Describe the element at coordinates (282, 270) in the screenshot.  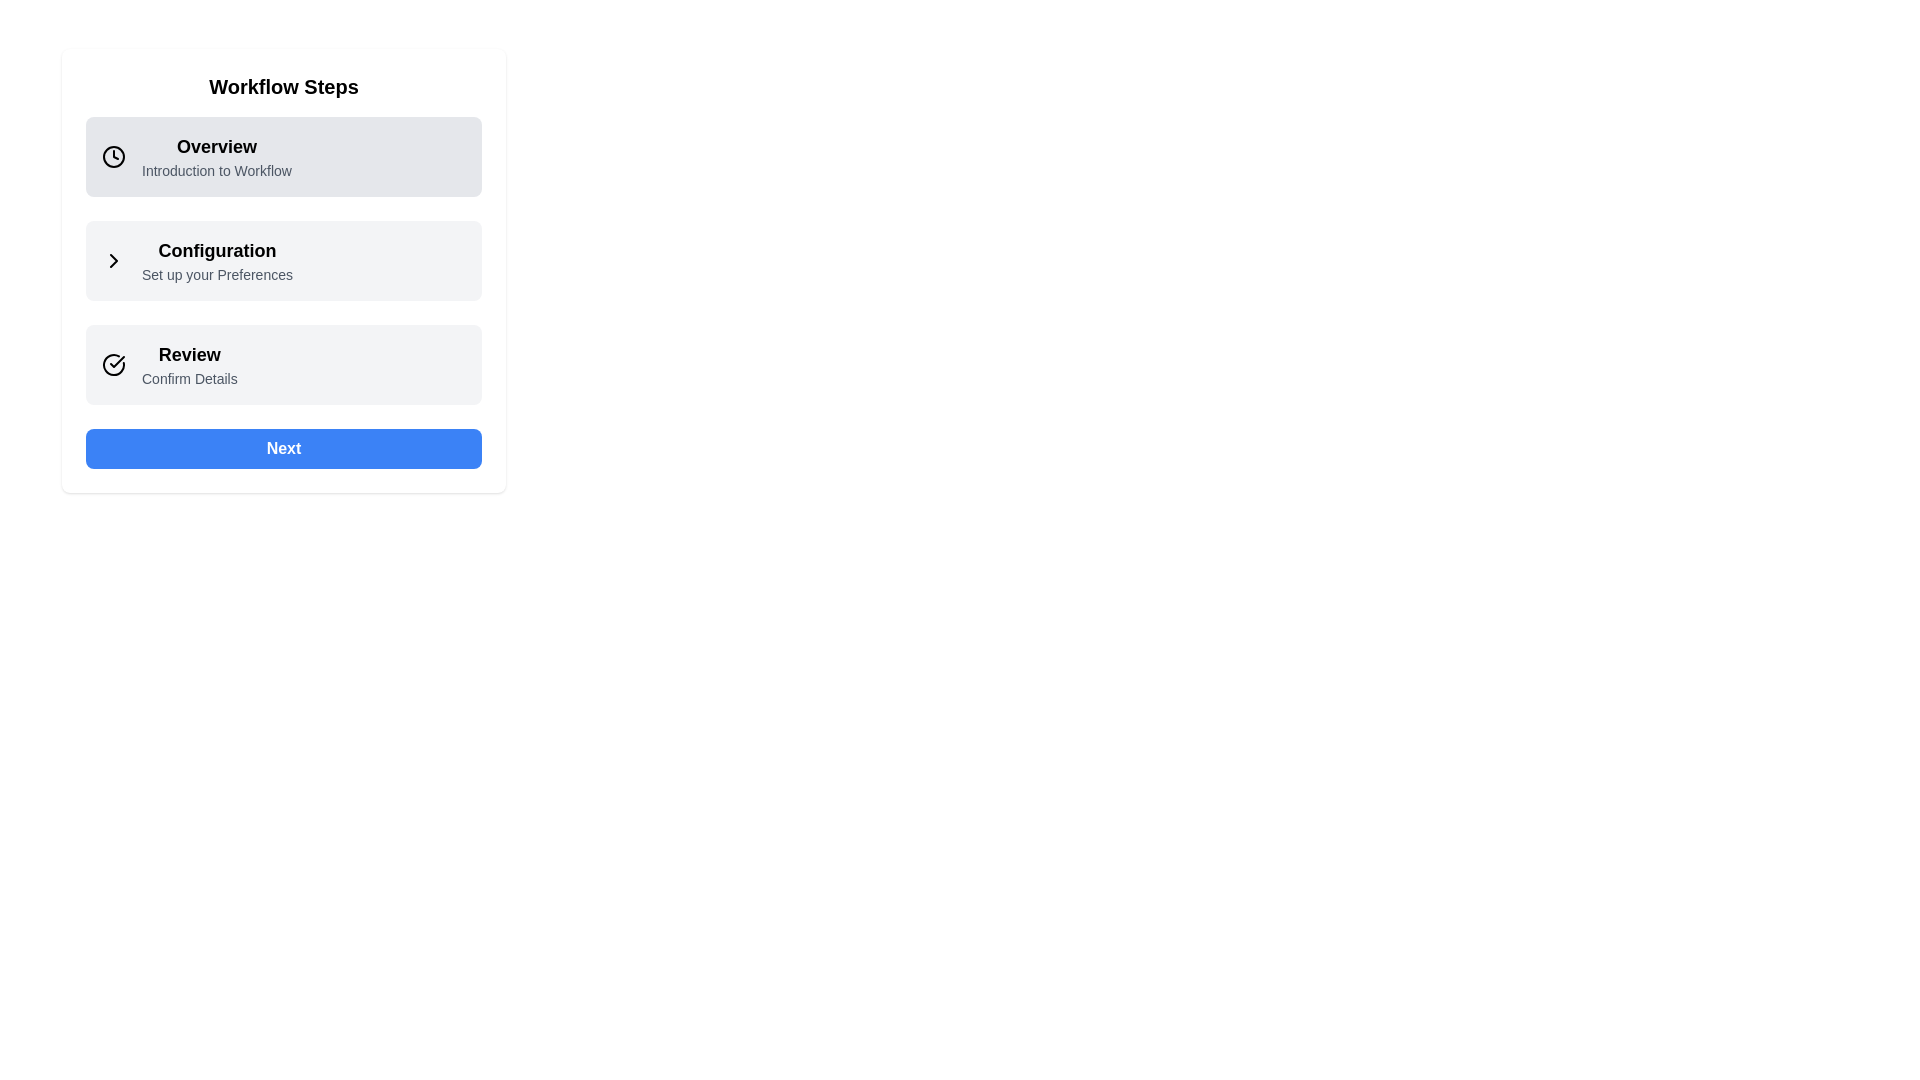
I see `the individual steps in the navigation panel below the 'Workflow Steps' title` at that location.